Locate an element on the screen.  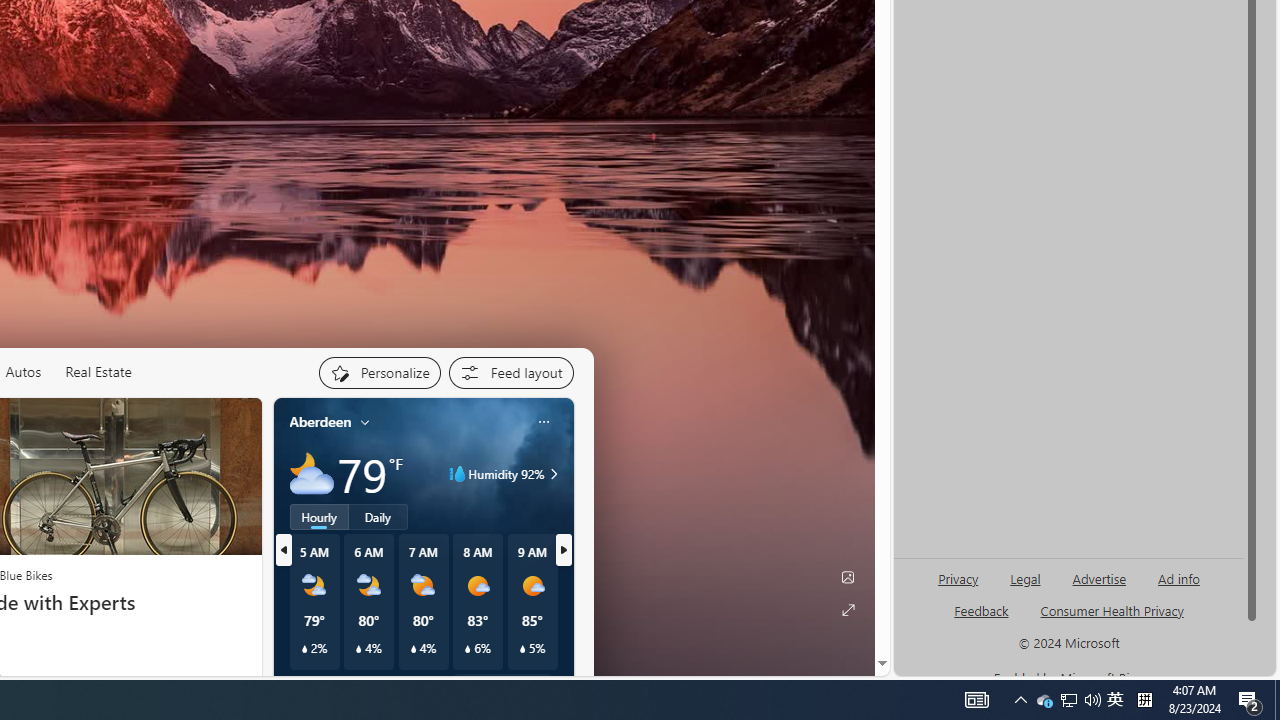
'previous' is located at coordinates (282, 550).